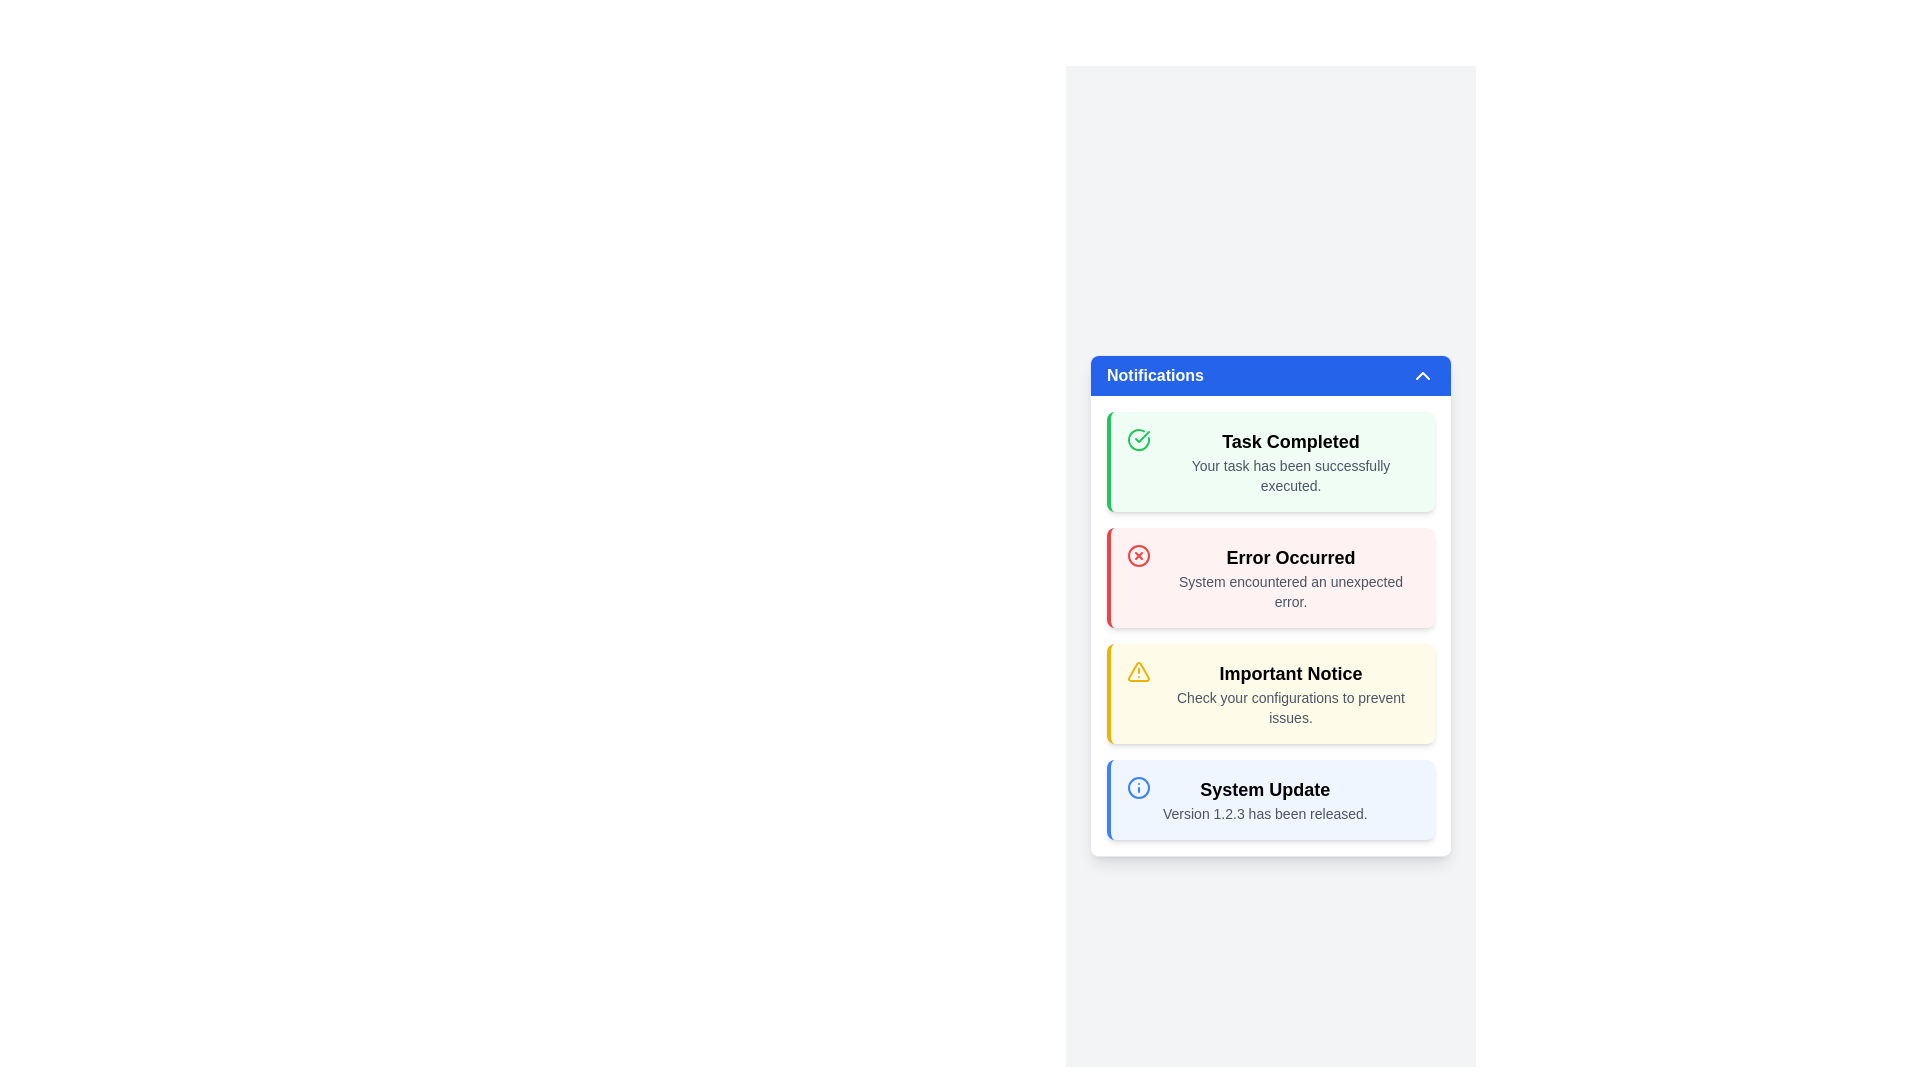 This screenshot has height=1080, width=1920. What do you see at coordinates (1270, 624) in the screenshot?
I see `the second notification card in the notification component, which is positioned below the 'Task Completed' notification and above the 'Important Notice' notification` at bounding box center [1270, 624].